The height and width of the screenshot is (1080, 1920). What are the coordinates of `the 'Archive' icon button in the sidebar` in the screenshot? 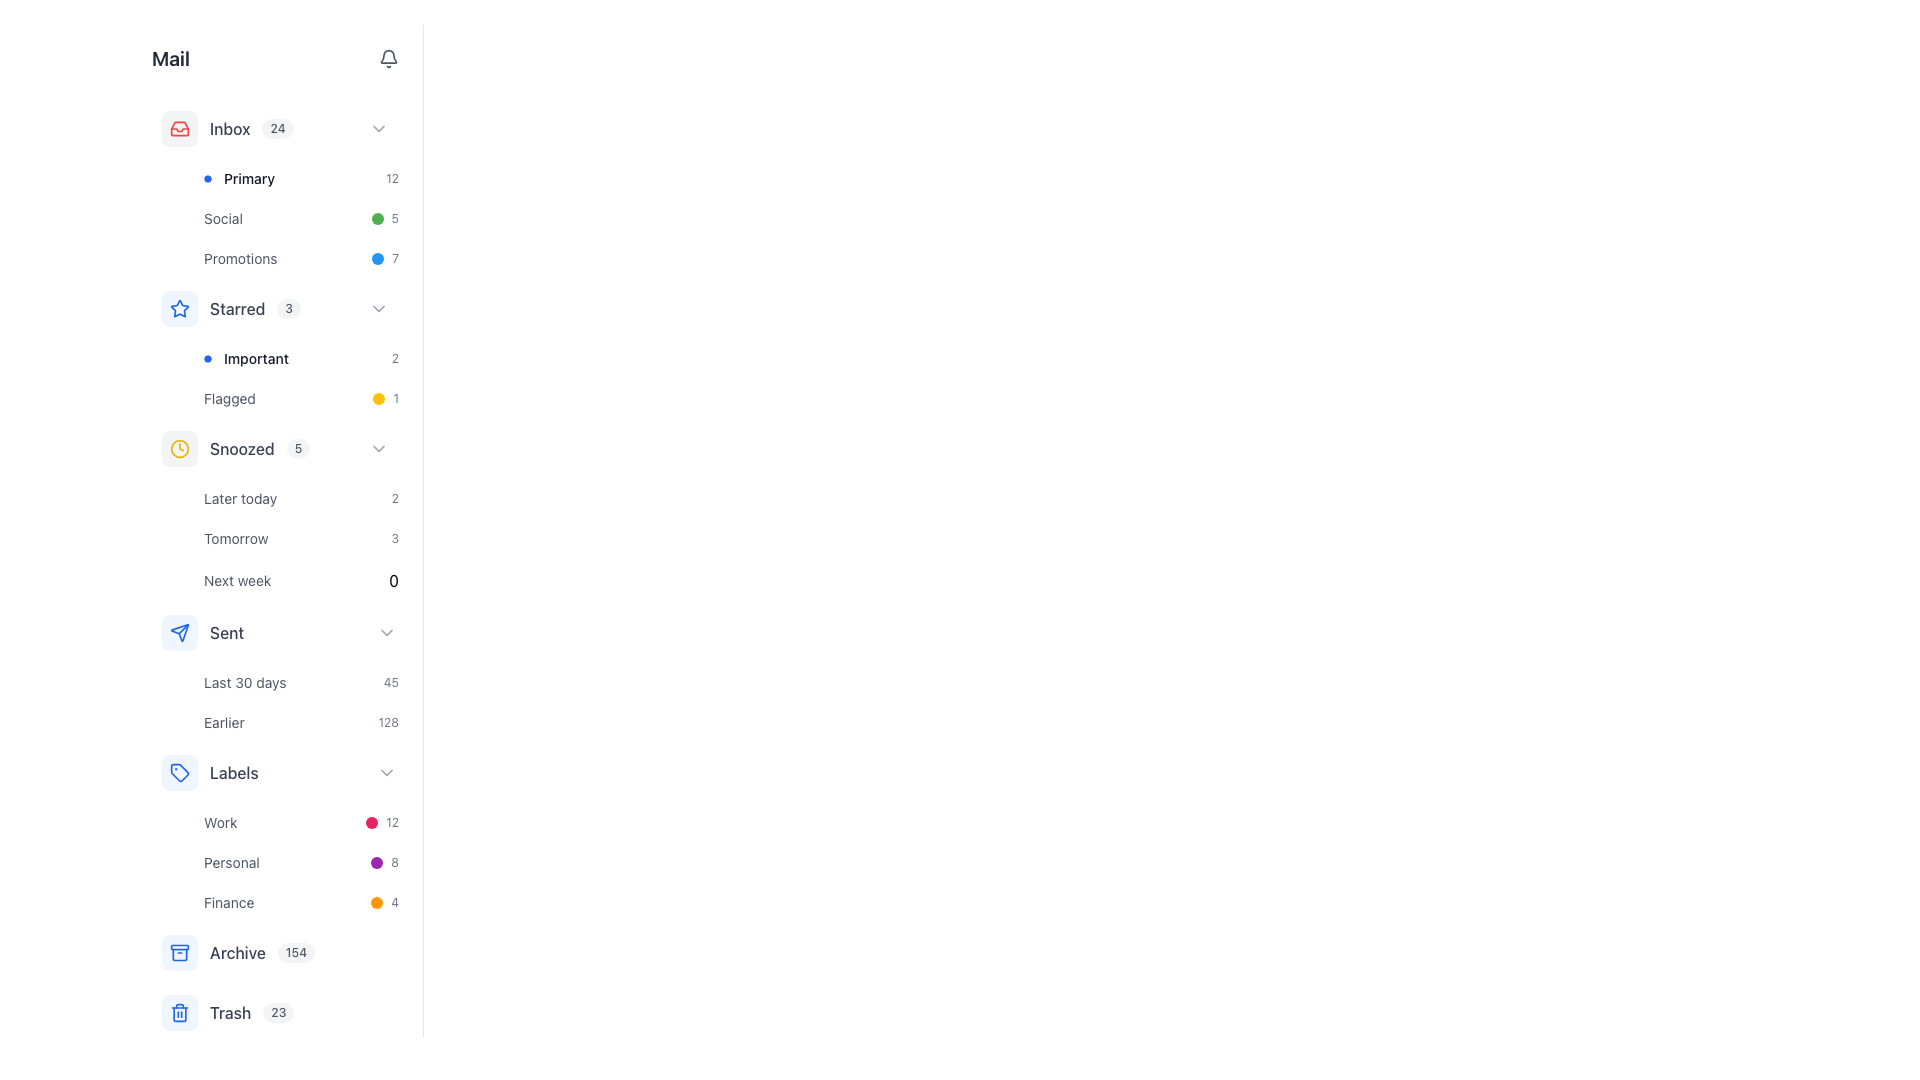 It's located at (180, 951).